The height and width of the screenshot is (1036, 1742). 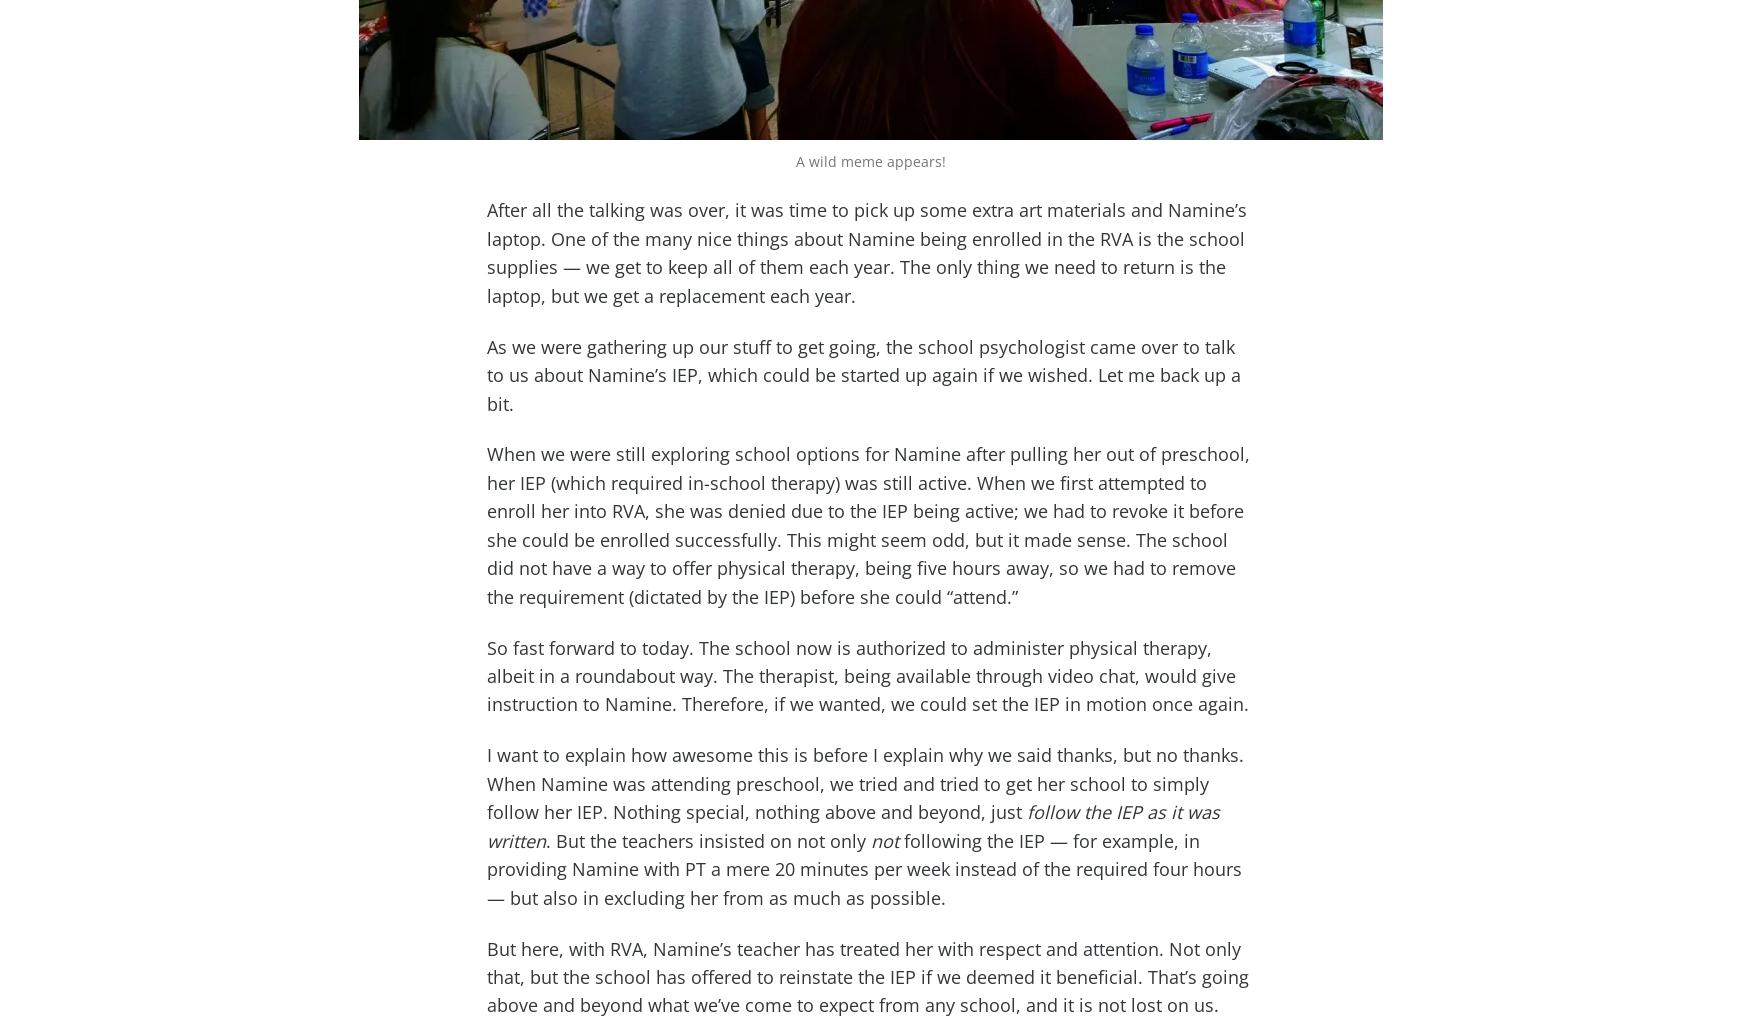 I want to click on 'A wild meme appears!', so click(x=871, y=161).